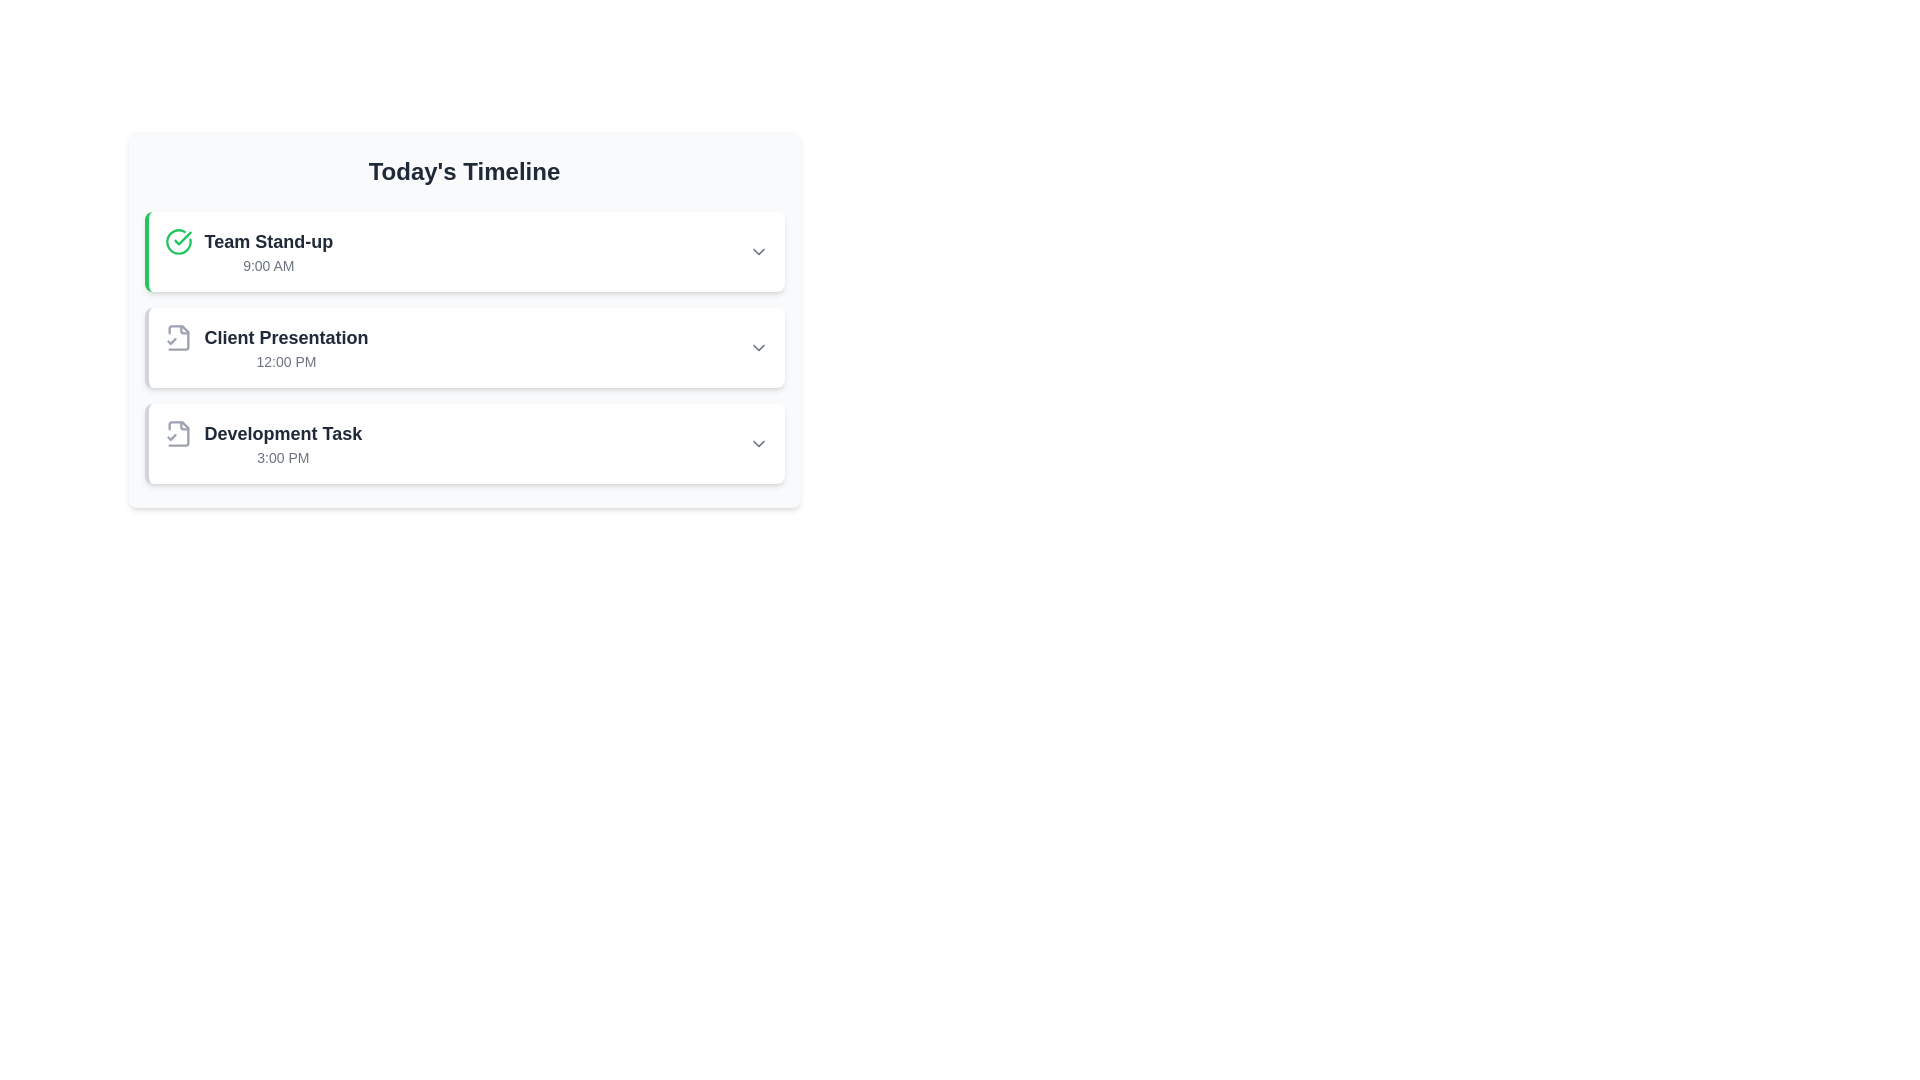 The width and height of the screenshot is (1920, 1080). Describe the element at coordinates (178, 241) in the screenshot. I see `the status of the circular icon with a green checkmark that indicates completion, located to the left of 'Team Stand-up' and '9:00 AM' in 'Today's Timeline'` at that location.